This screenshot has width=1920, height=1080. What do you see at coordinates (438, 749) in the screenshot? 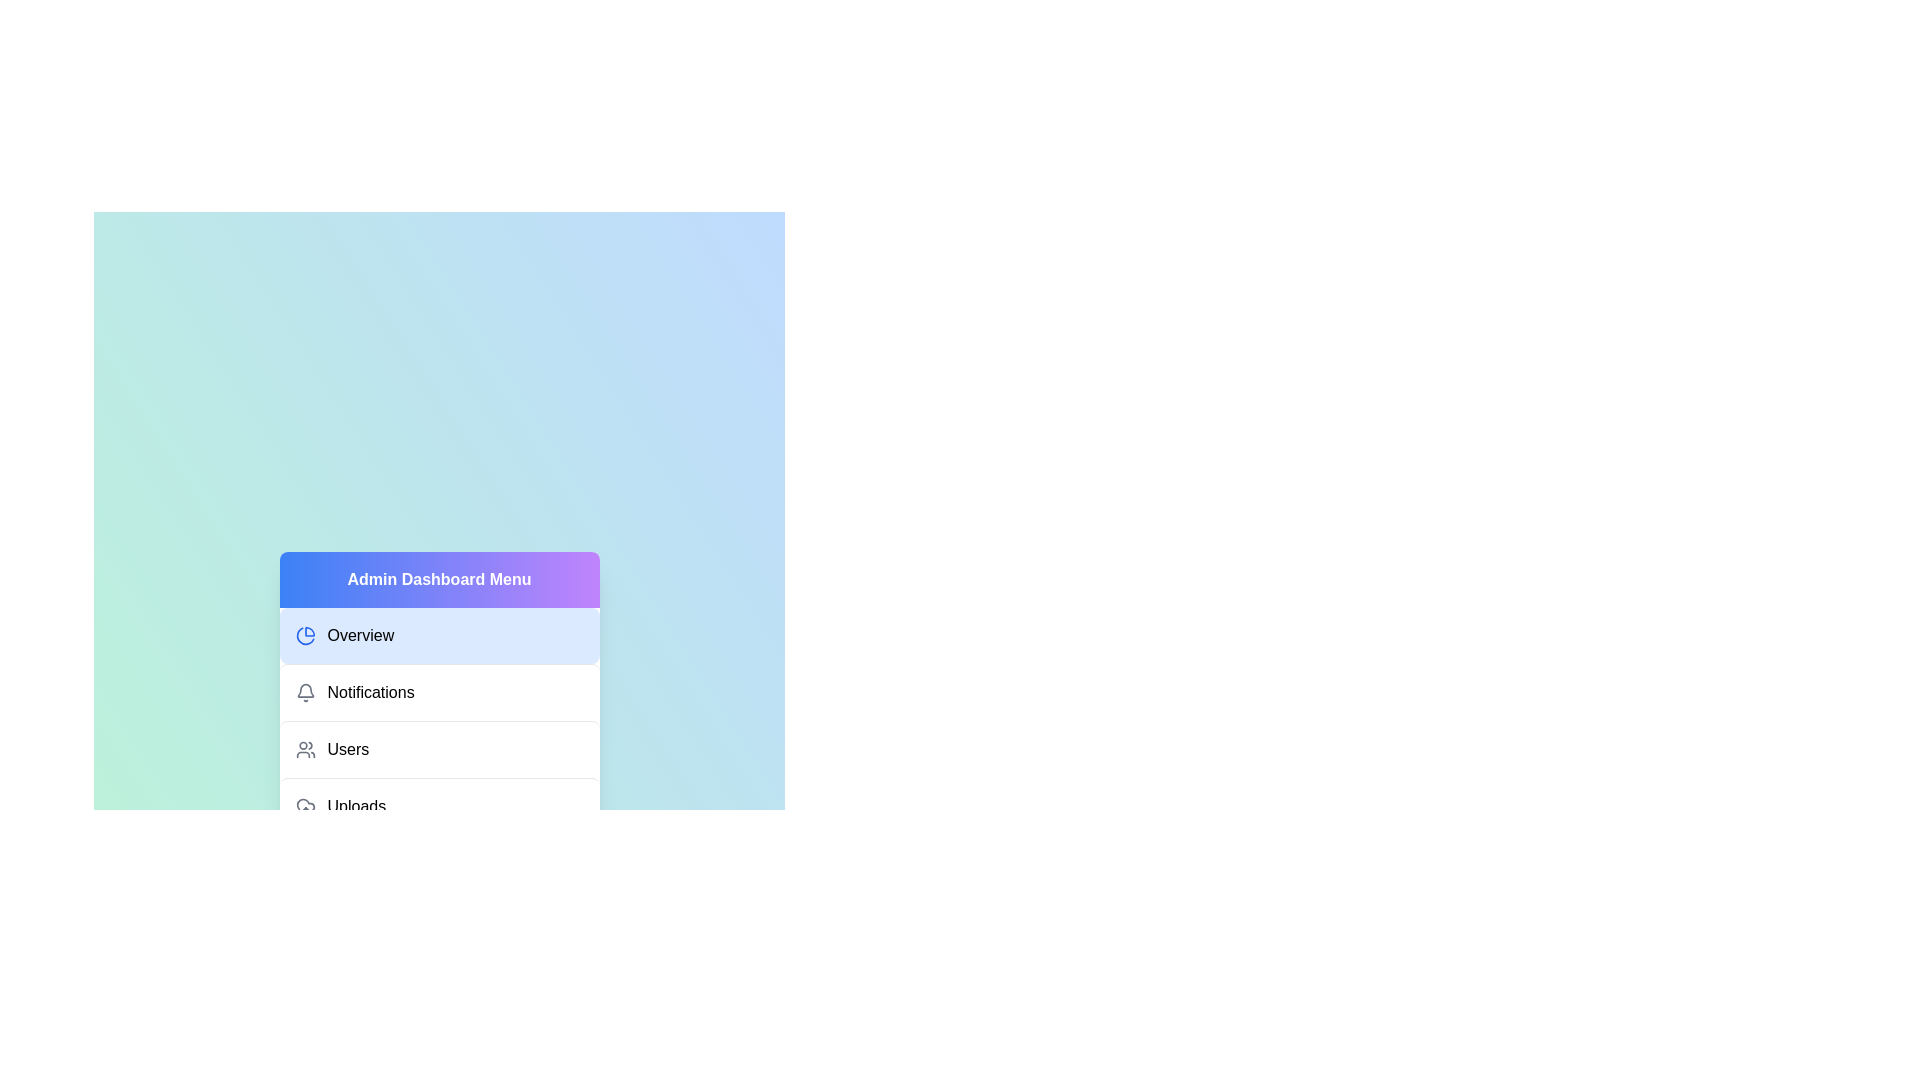
I see `the menu item Users by clicking on it` at bounding box center [438, 749].